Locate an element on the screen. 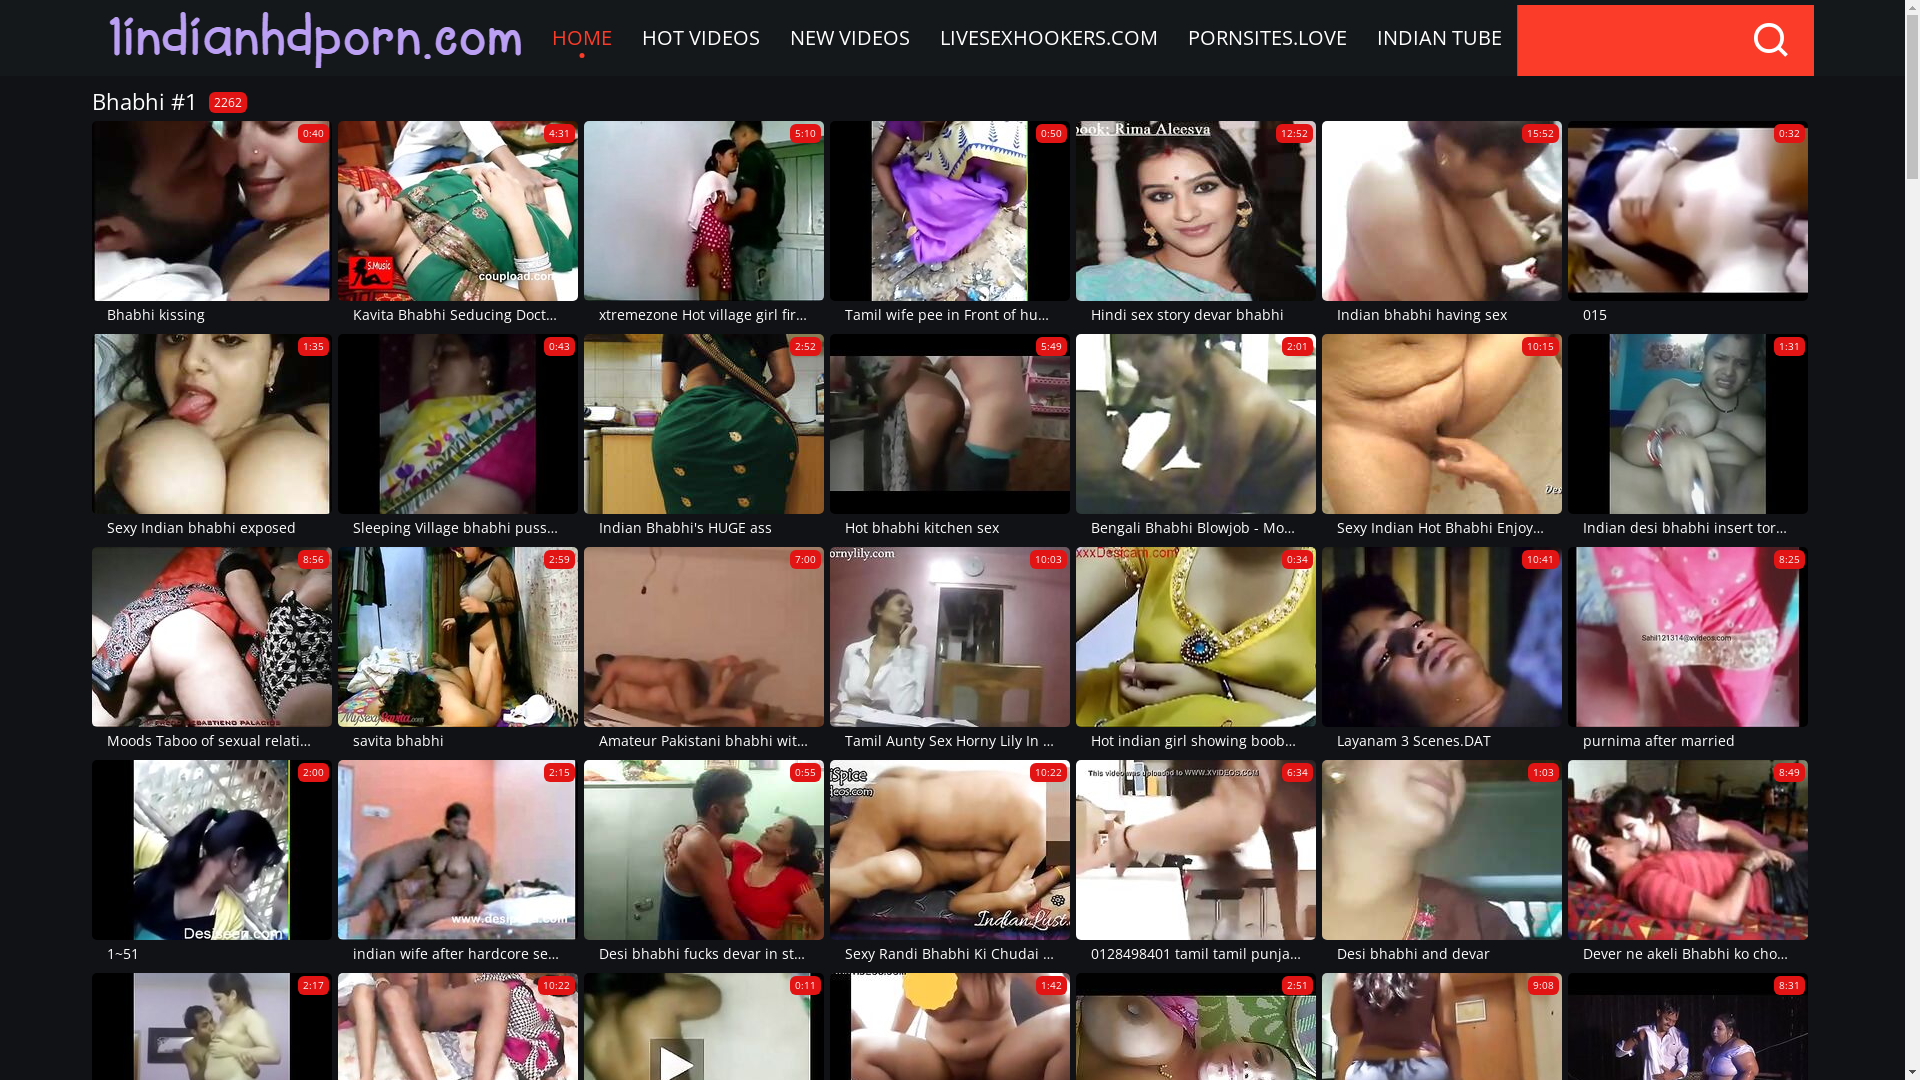 The width and height of the screenshot is (1920, 1080). '0:40 is located at coordinates (211, 224).